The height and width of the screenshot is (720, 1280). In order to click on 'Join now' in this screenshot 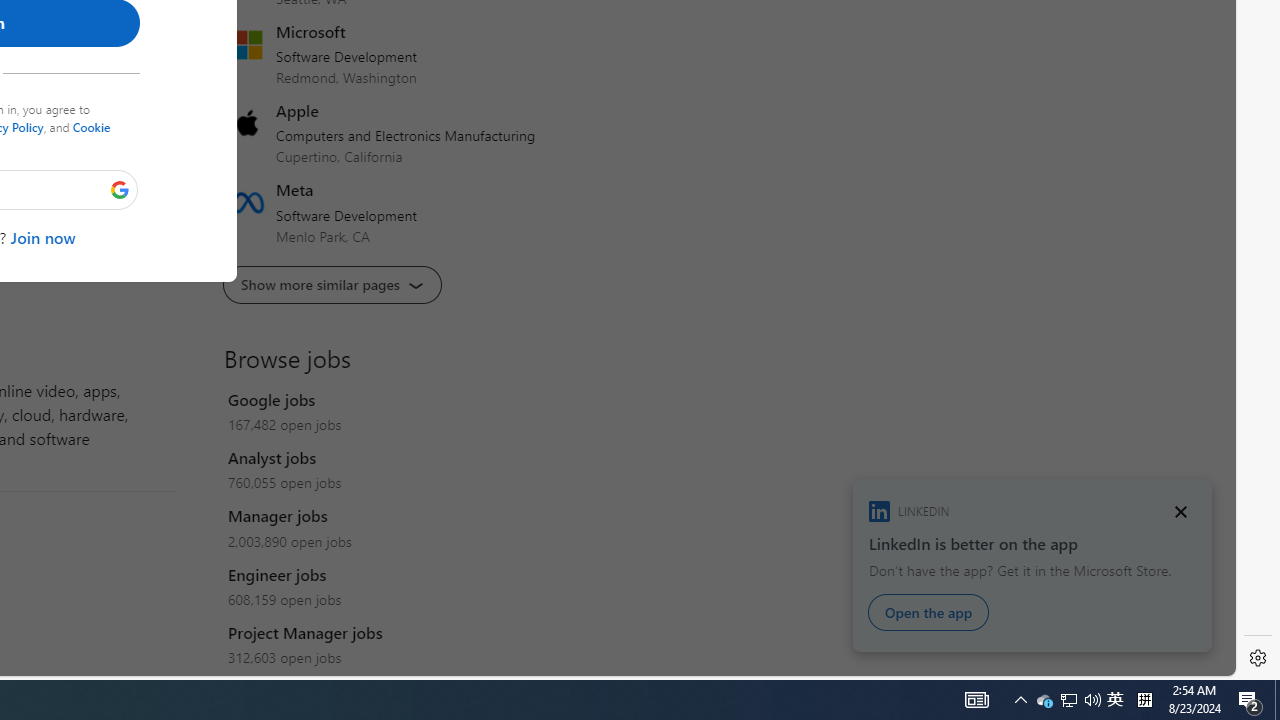, I will do `click(42, 235)`.